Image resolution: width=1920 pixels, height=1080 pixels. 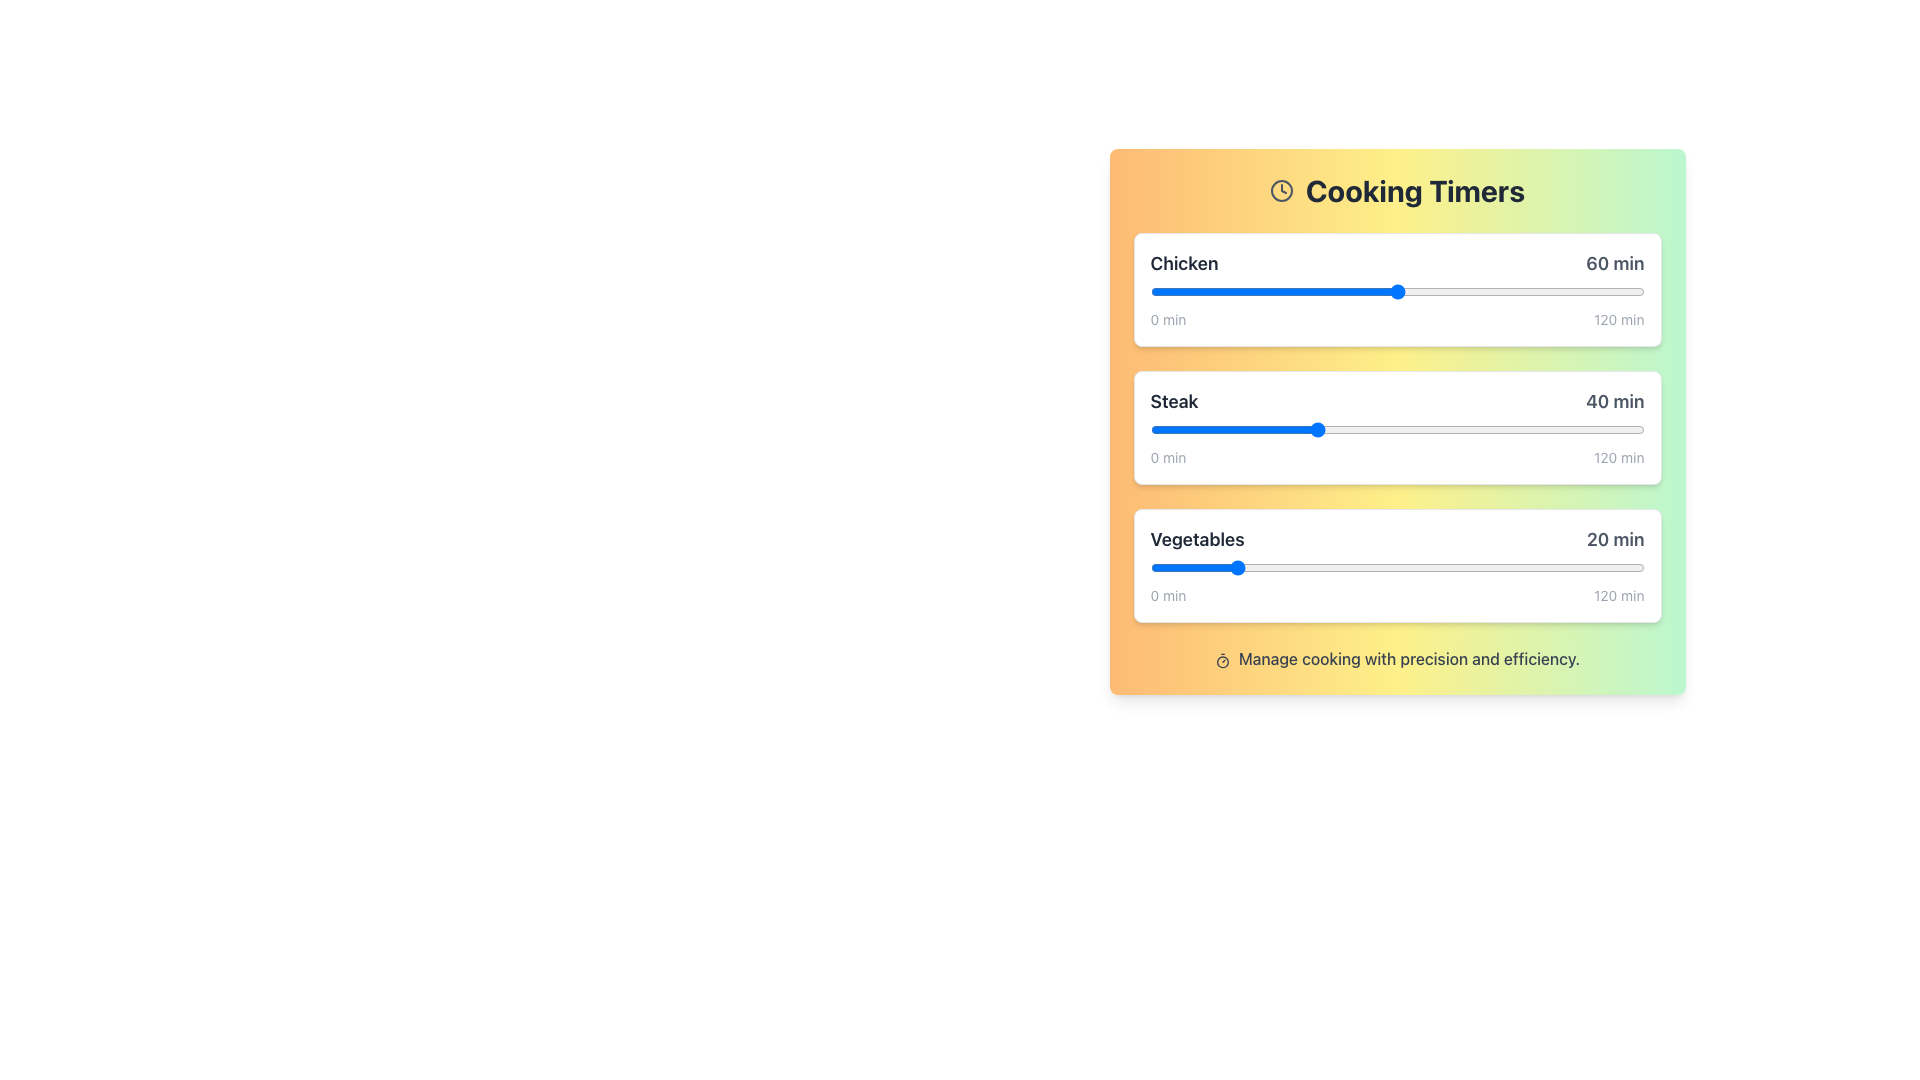 What do you see at coordinates (1396, 458) in the screenshot?
I see `the Range value labels located beneath the '40 min' slider in the 'Steak' section of the 'Cooking Timers' interface` at bounding box center [1396, 458].